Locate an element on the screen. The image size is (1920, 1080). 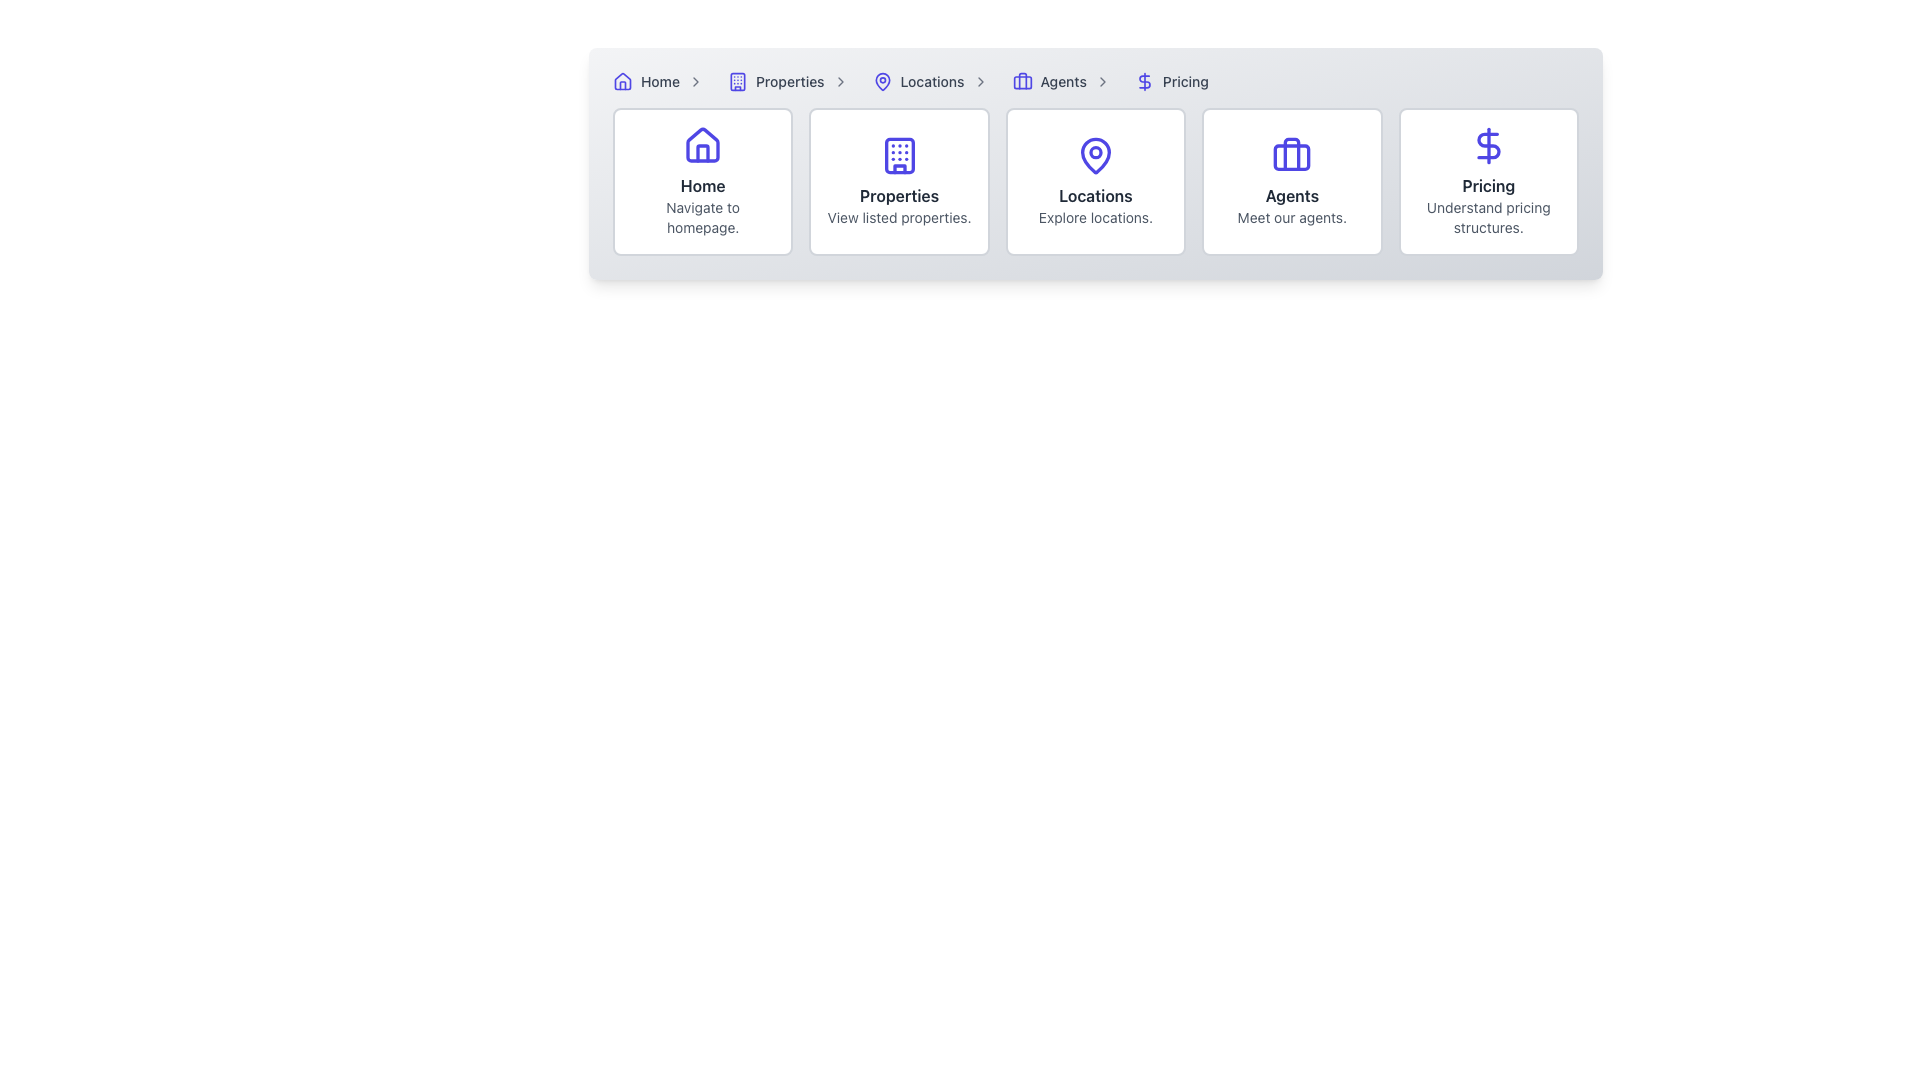
the 'Locations' section icon in the breadcrumb navigation bar, which is located between 'Properties' and 'Locations' is located at coordinates (881, 80).